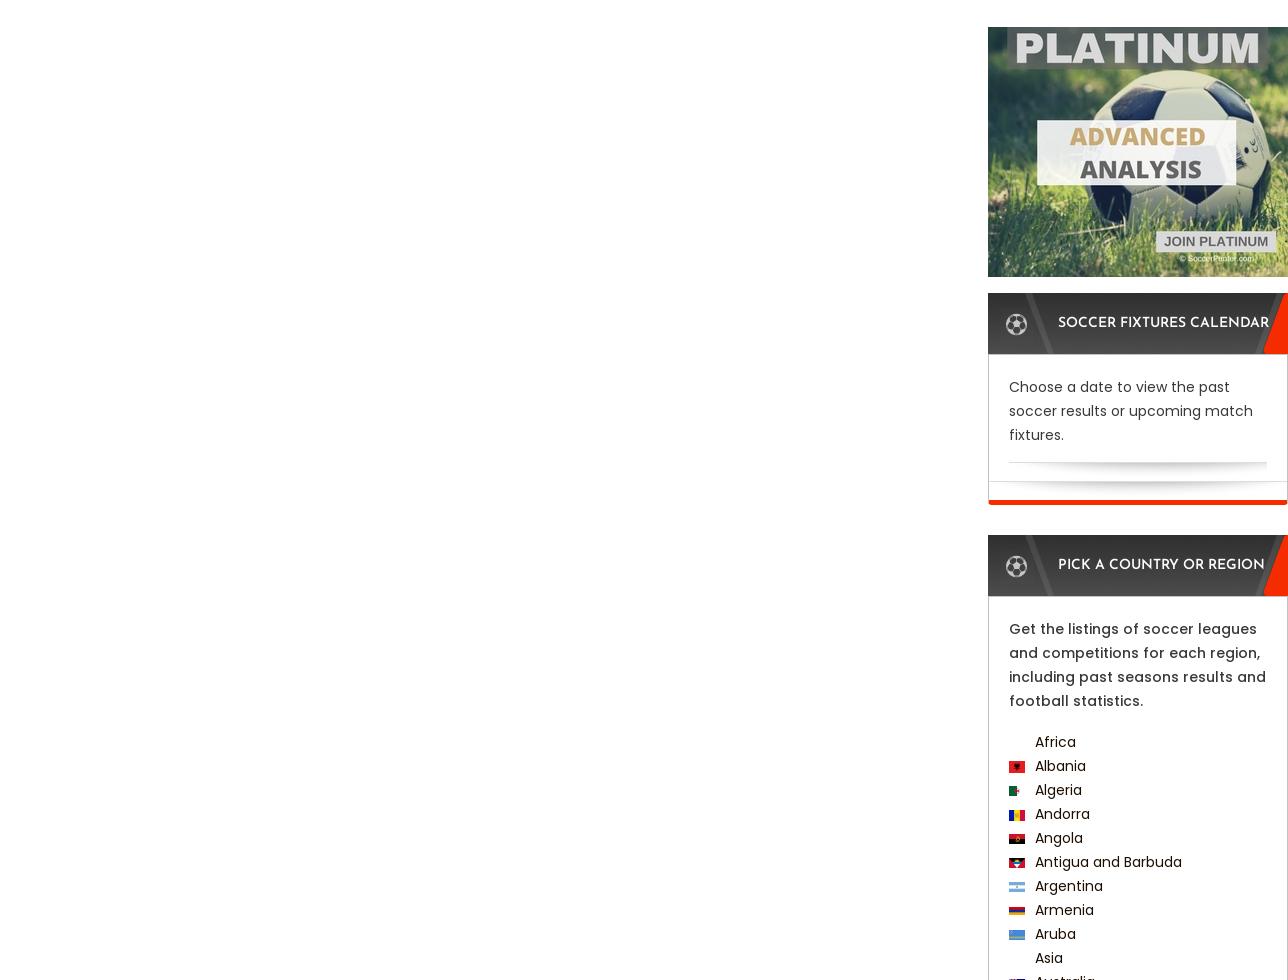 The image size is (1288, 980). I want to click on 'Pick a Country or Region', so click(1161, 565).